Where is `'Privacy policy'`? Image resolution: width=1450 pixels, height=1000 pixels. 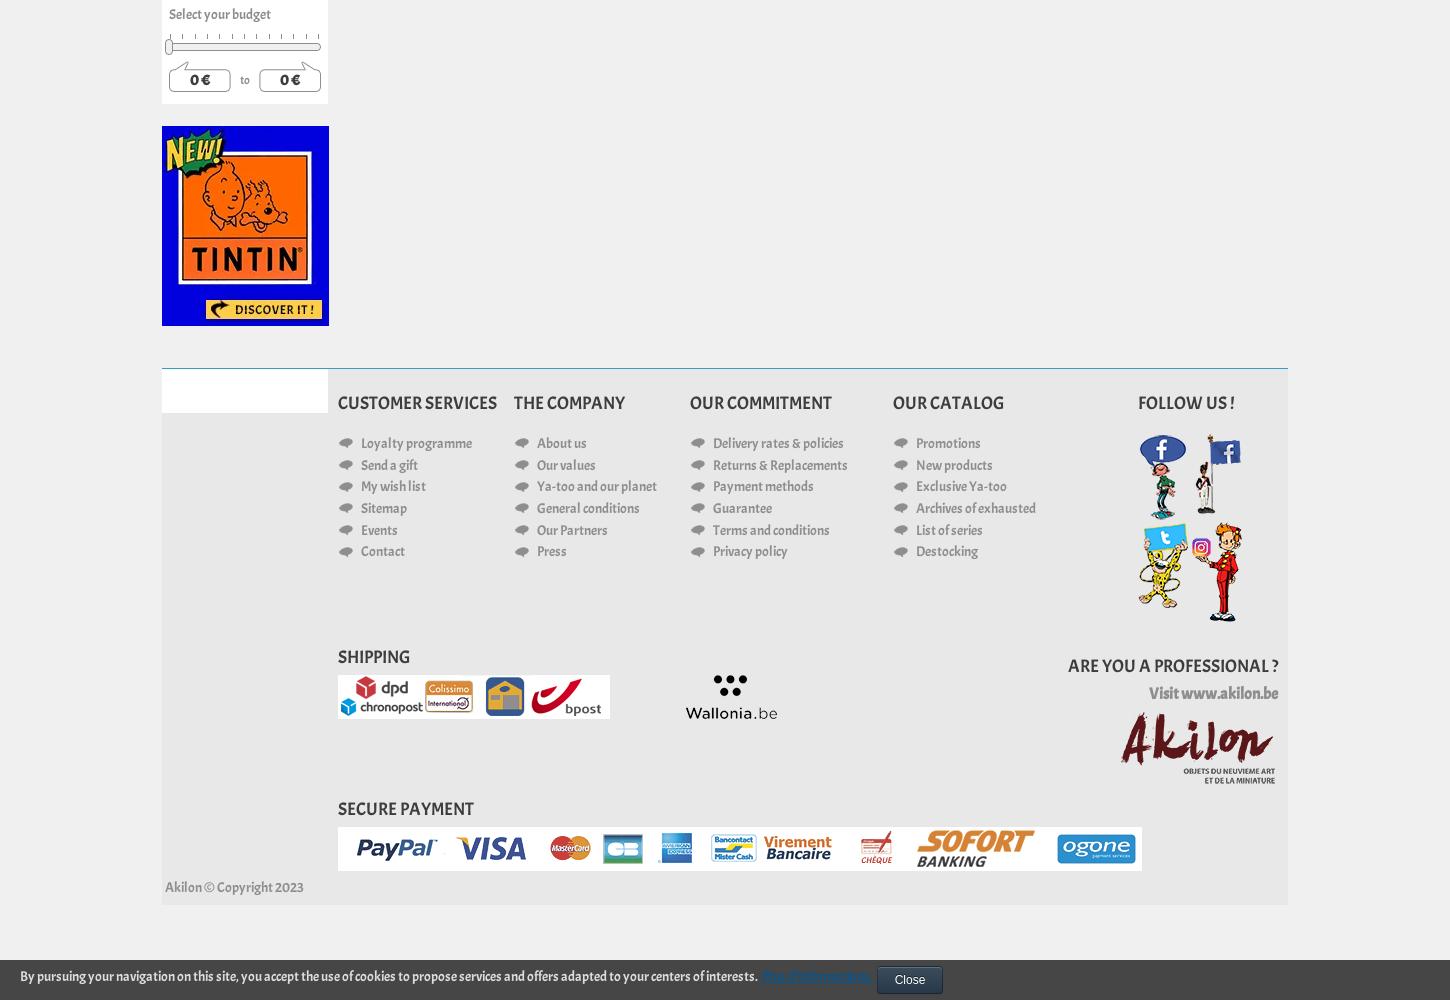
'Privacy policy' is located at coordinates (751, 551).